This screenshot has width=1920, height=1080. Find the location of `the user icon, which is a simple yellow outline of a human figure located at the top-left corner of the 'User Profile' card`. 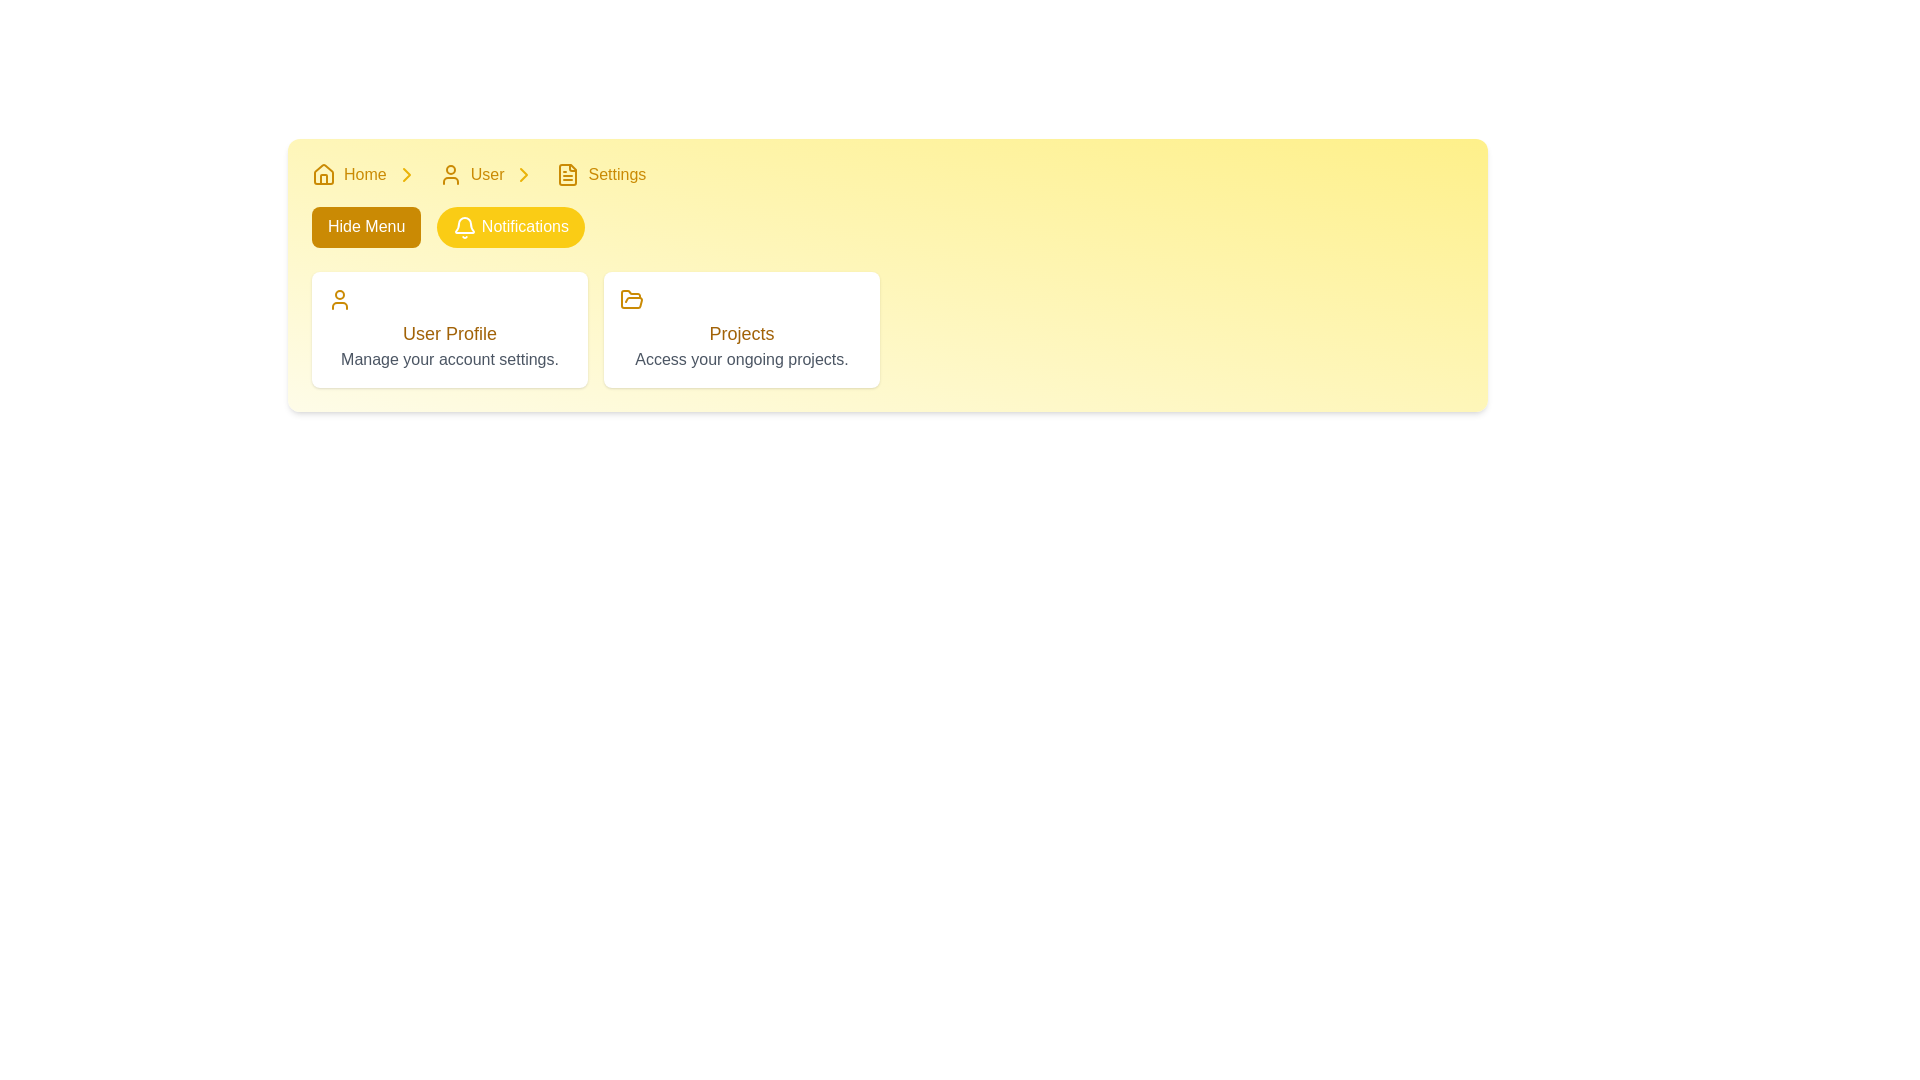

the user icon, which is a simple yellow outline of a human figure located at the top-left corner of the 'User Profile' card is located at coordinates (340, 299).